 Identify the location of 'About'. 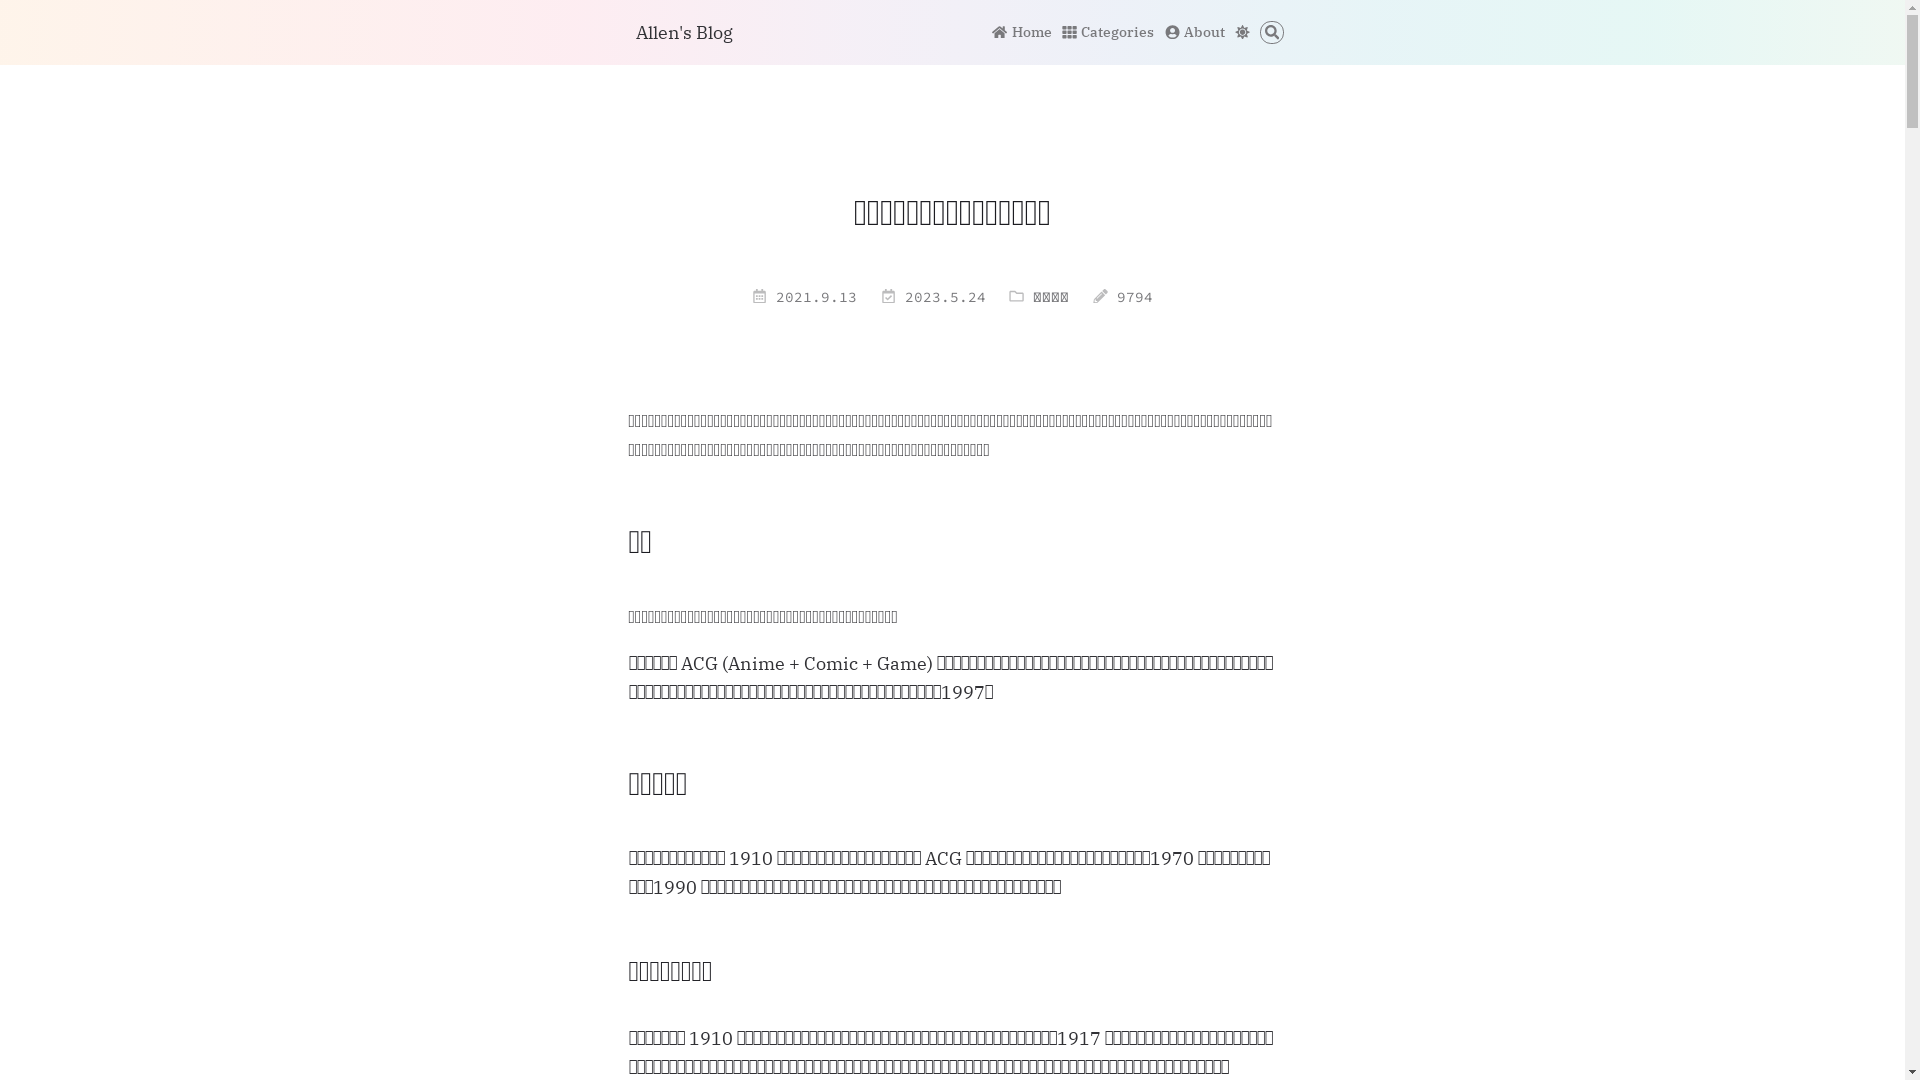
(1195, 31).